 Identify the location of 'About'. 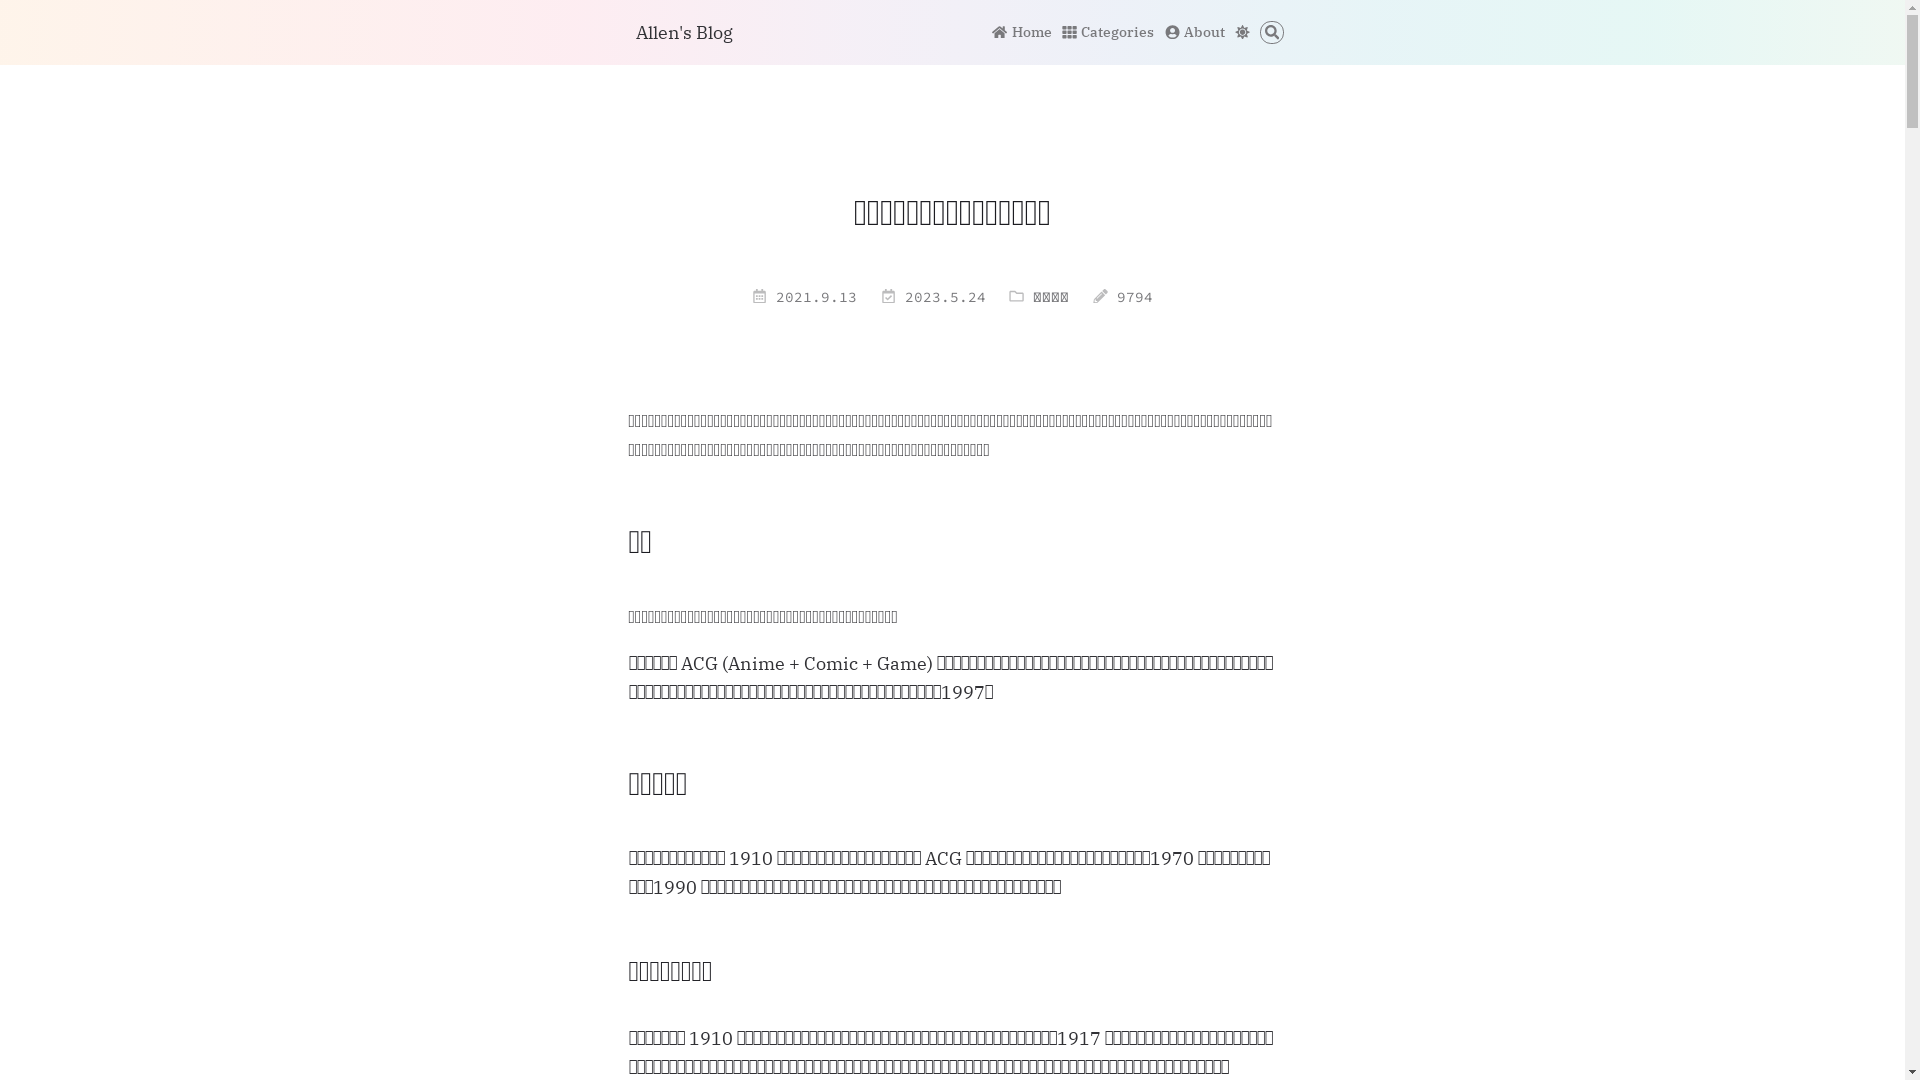
(1195, 31).